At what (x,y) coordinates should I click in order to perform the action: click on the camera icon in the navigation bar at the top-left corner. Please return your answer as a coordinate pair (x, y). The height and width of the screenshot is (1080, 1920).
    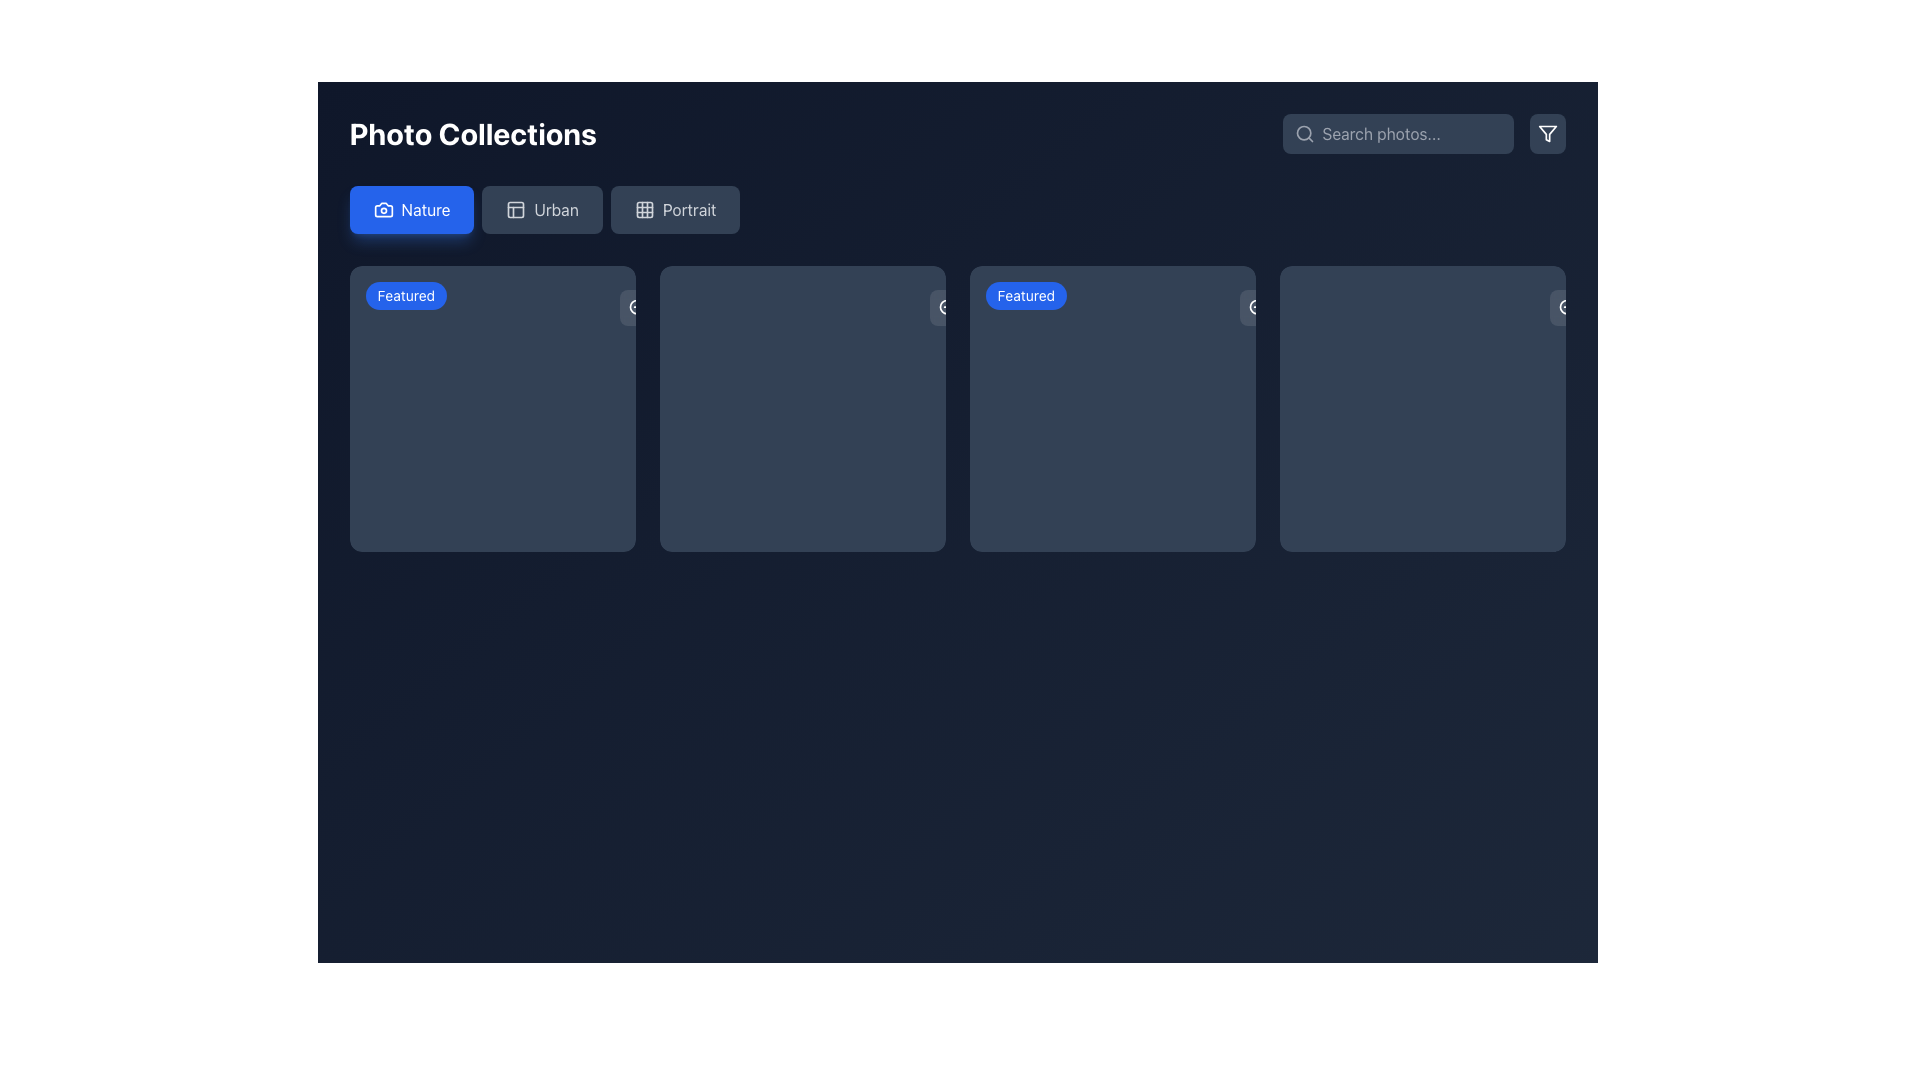
    Looking at the image, I should click on (383, 209).